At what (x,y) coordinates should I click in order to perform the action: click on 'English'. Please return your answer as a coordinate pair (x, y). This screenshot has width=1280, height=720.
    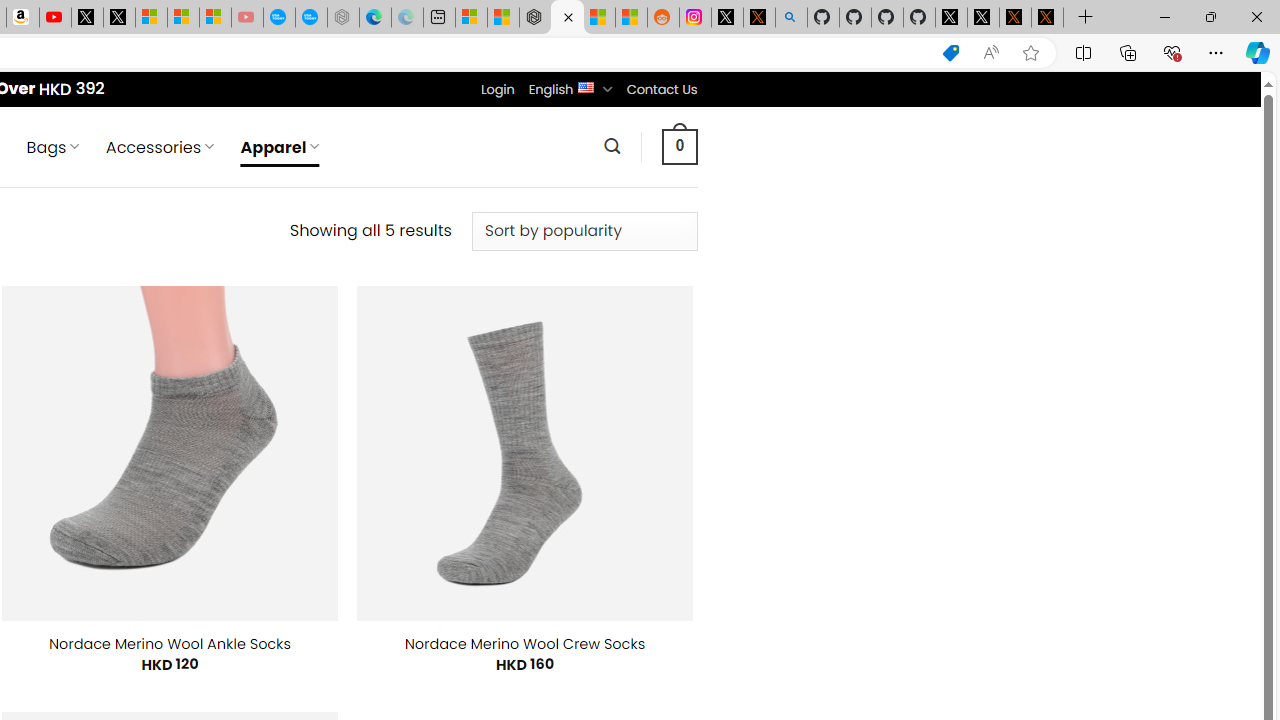
    Looking at the image, I should click on (585, 85).